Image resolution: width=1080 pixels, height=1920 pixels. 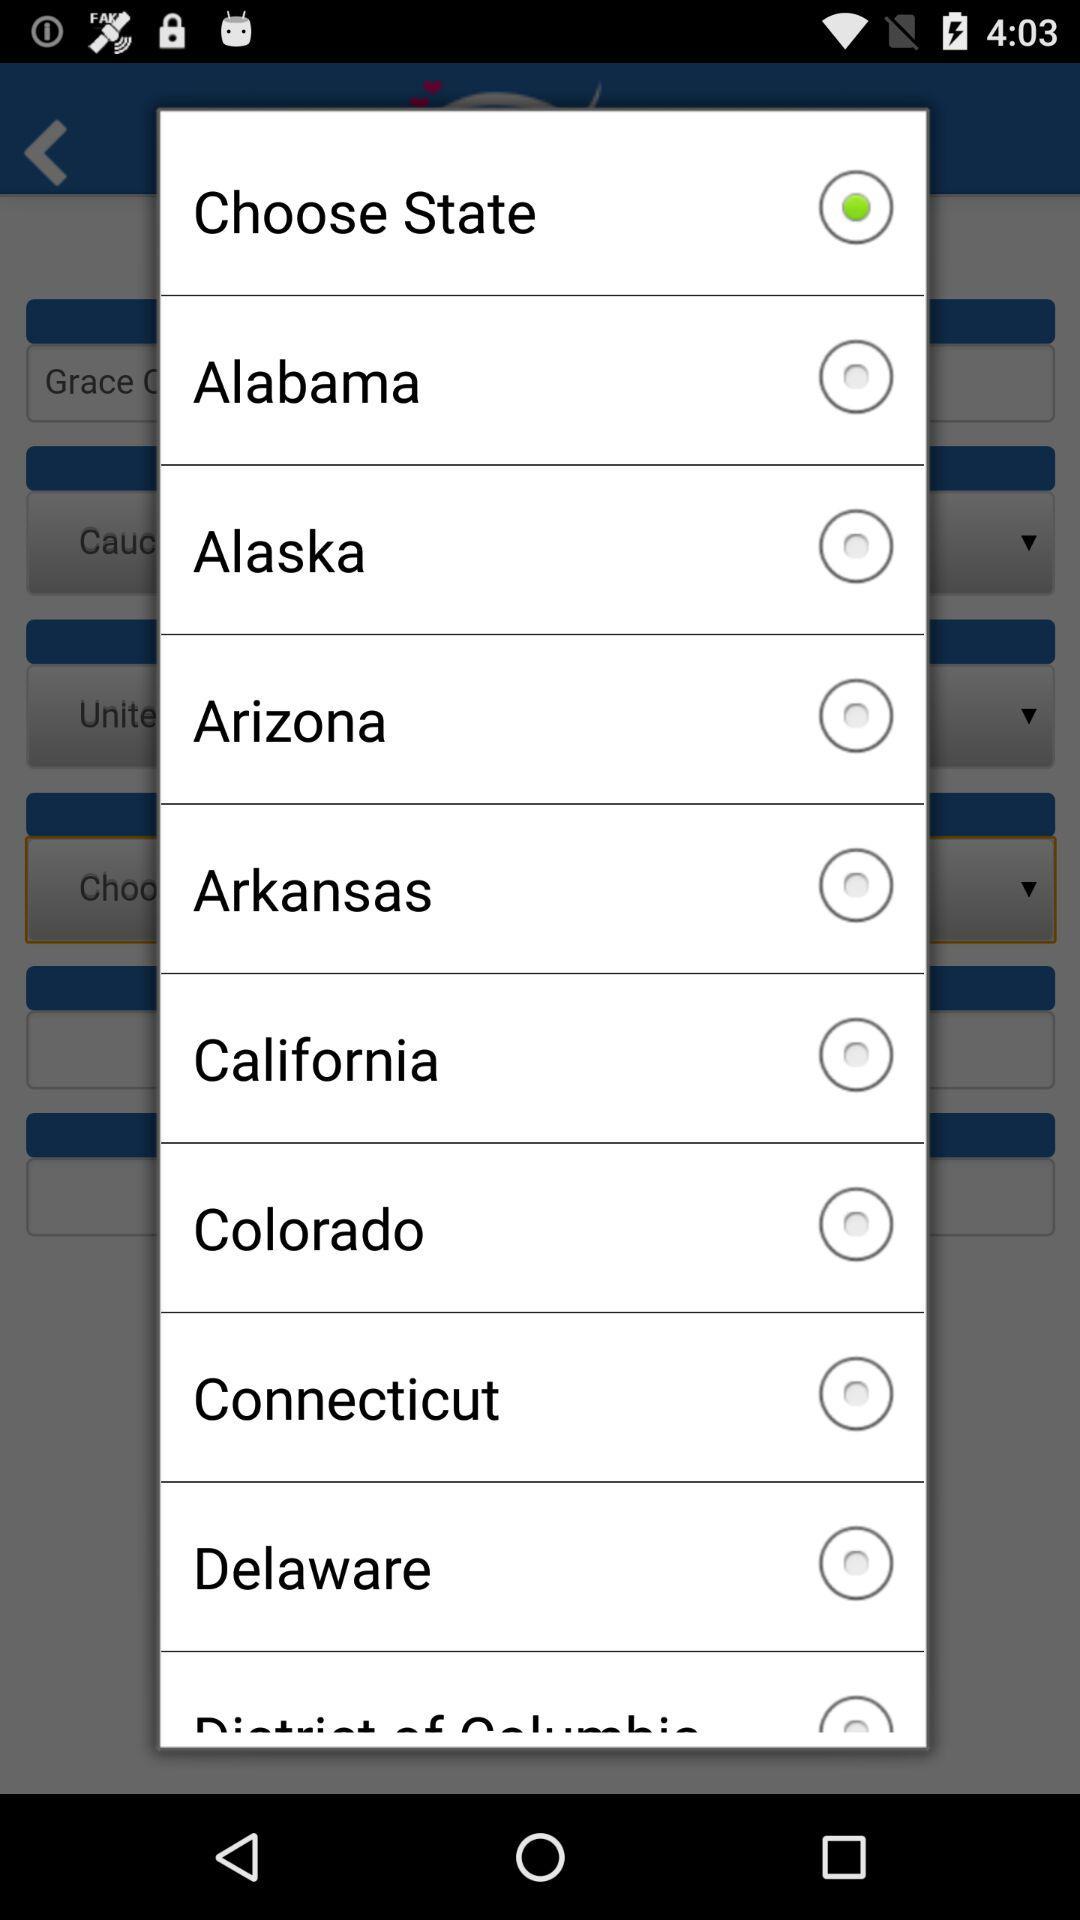 I want to click on the icon above the district of columbia item, so click(x=542, y=1565).